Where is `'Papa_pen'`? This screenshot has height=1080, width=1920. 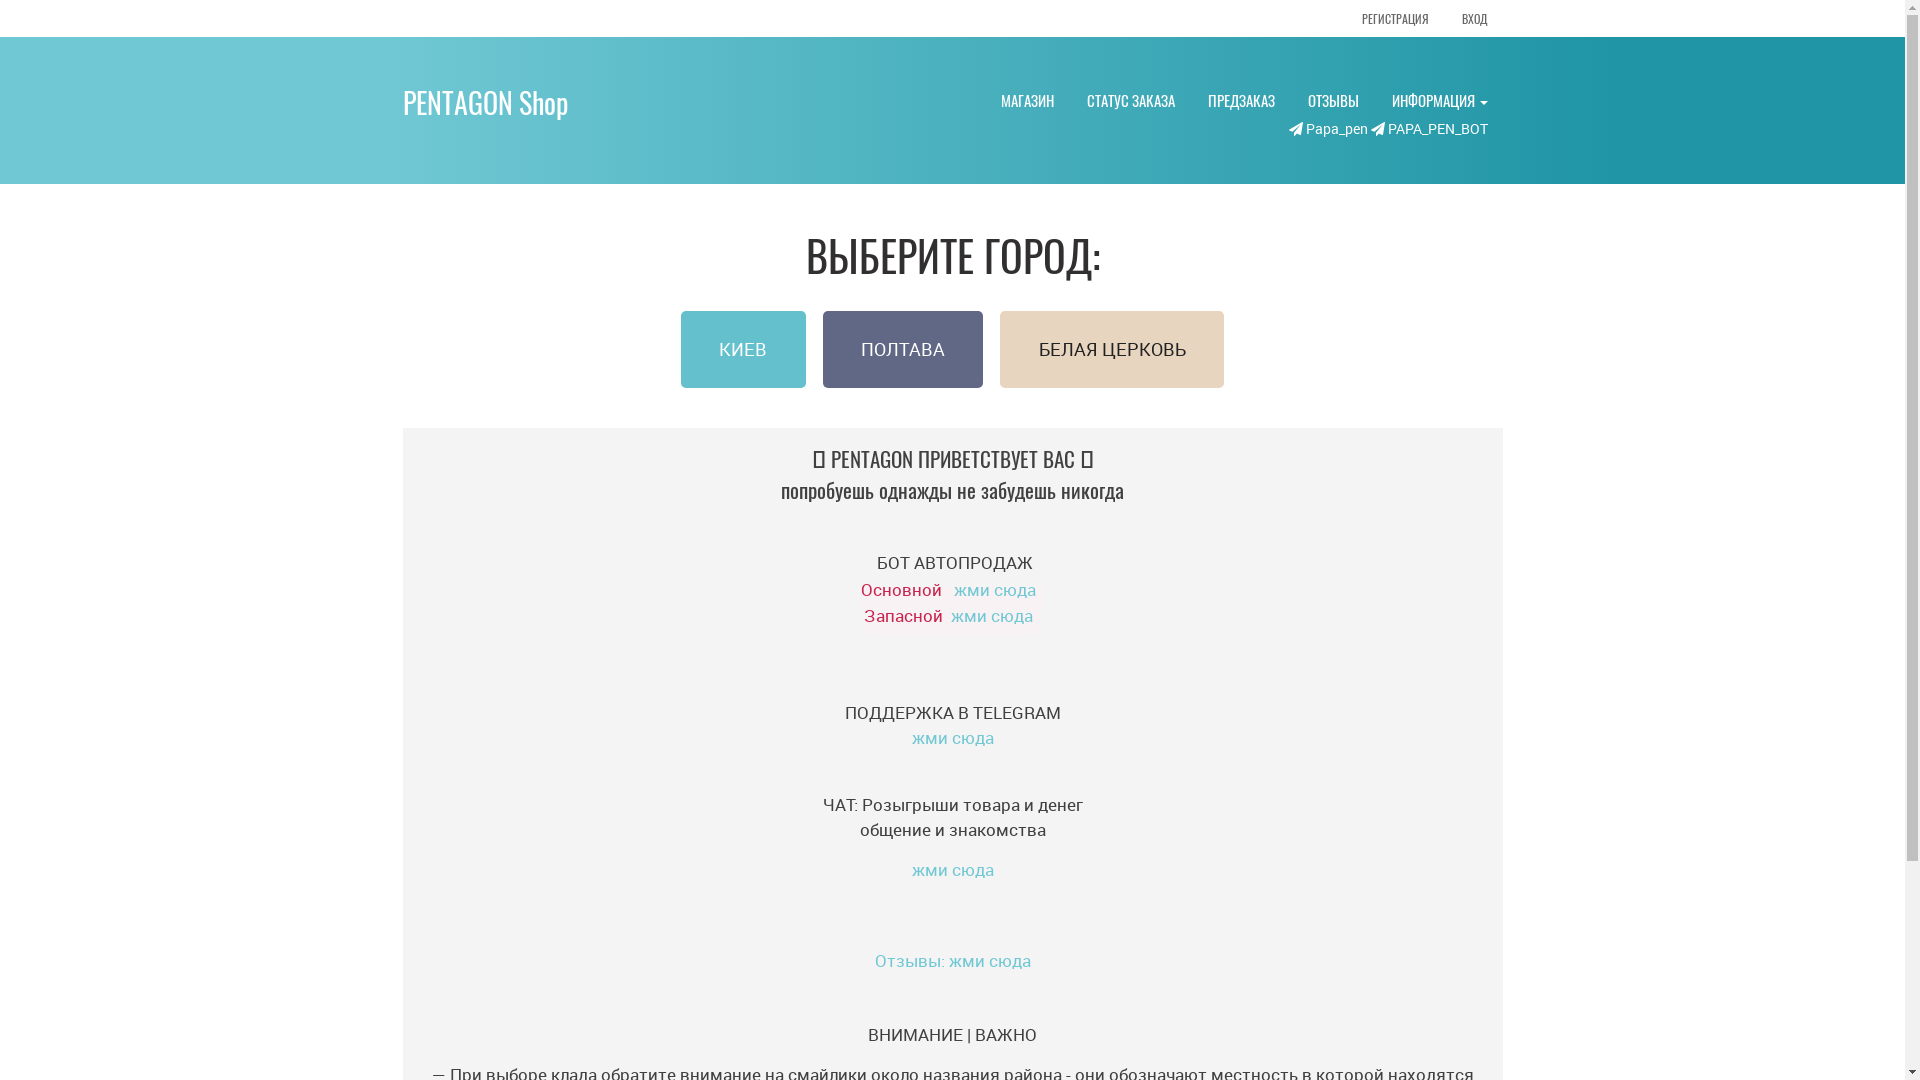
'Papa_pen' is located at coordinates (1326, 128).